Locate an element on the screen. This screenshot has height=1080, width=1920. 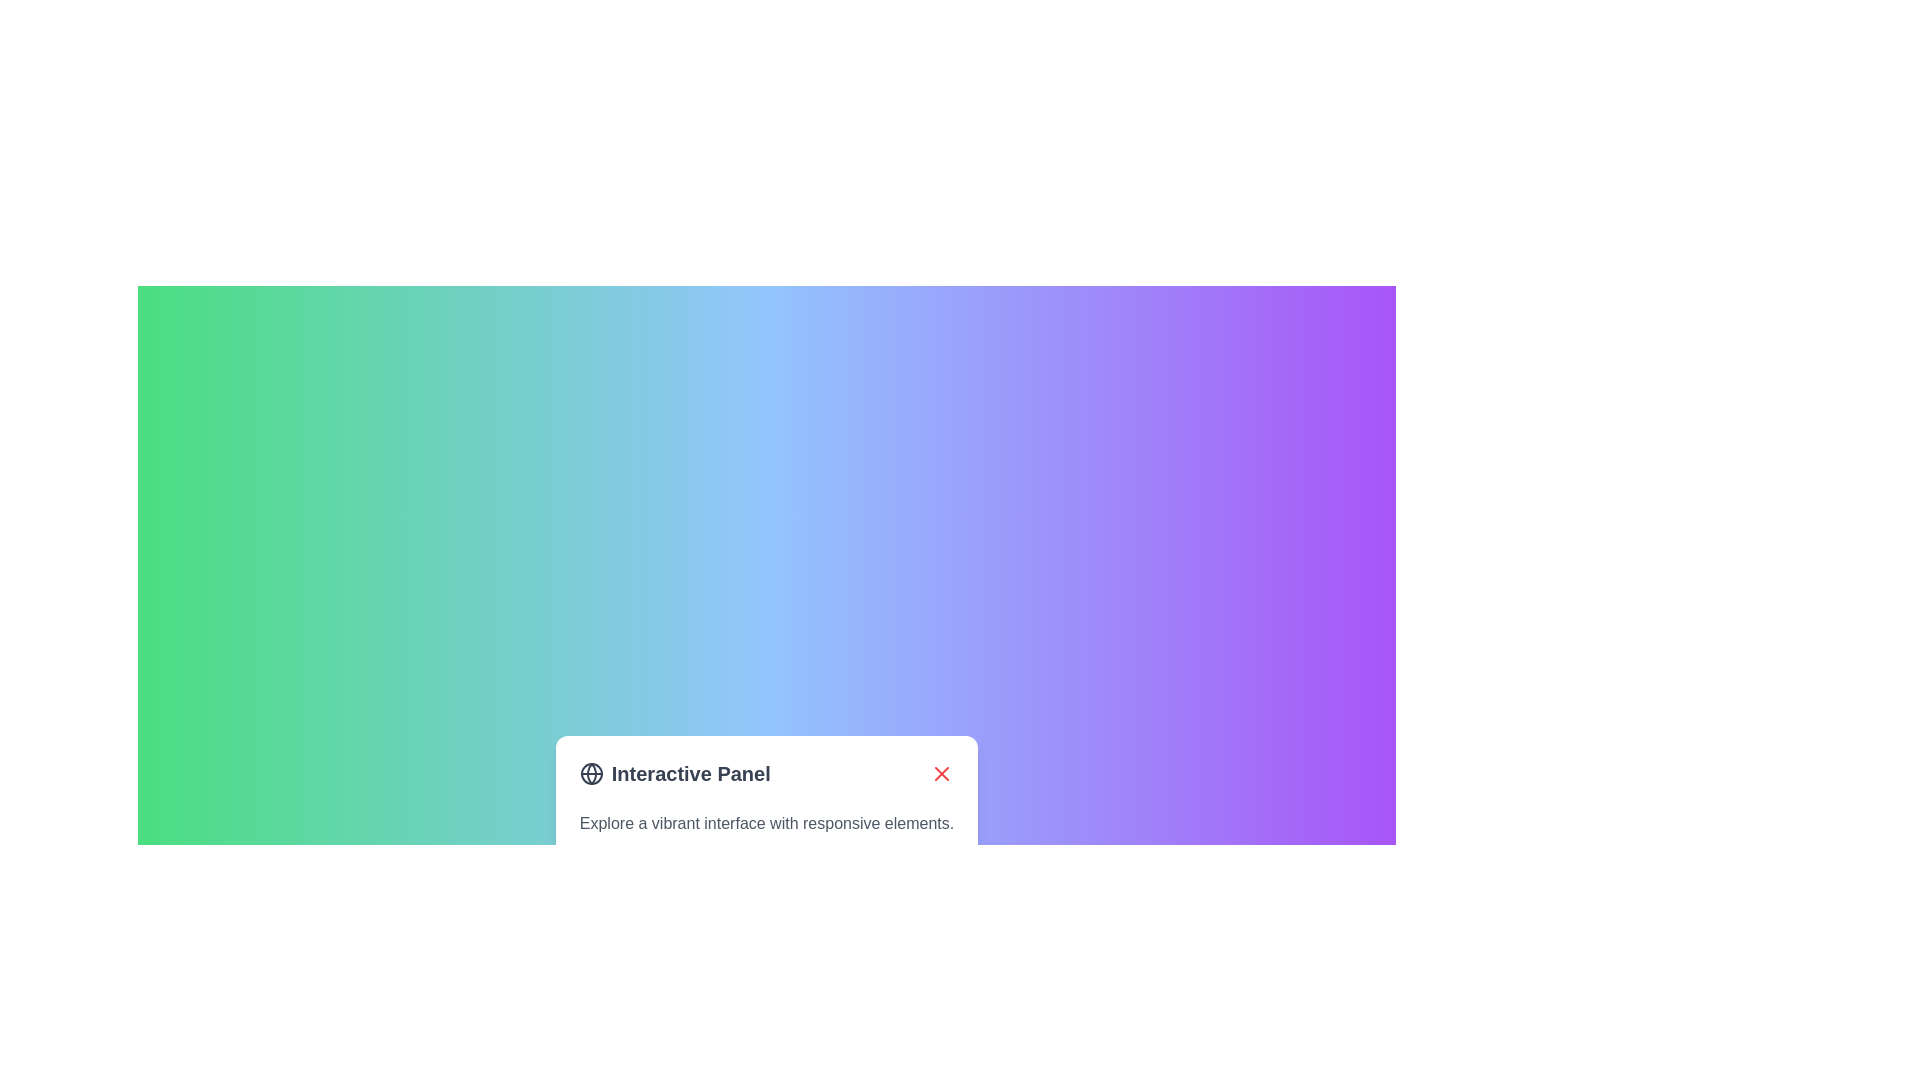
the SVG Globe icon located in the bottom-right corner of the interface within the 'Interactive Panel' is located at coordinates (590, 773).